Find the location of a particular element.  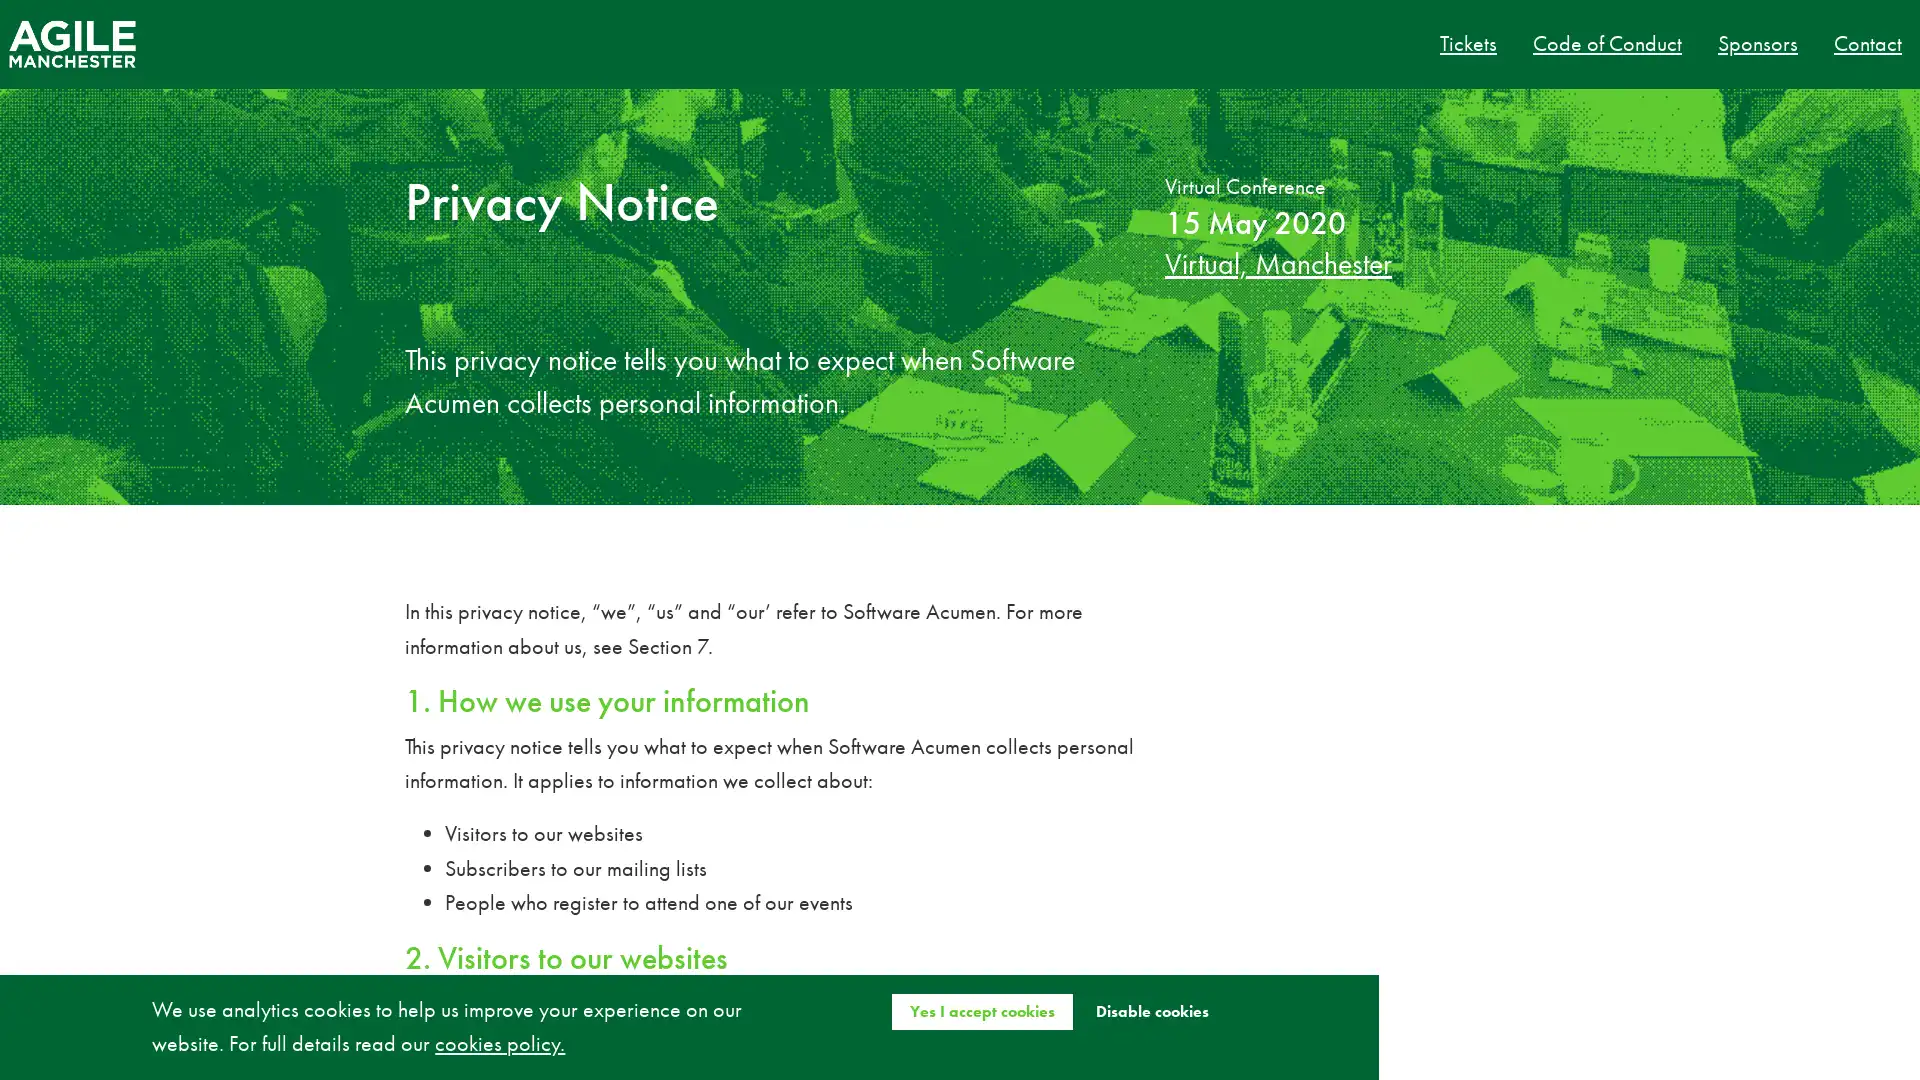

Yes I accept cookies is located at coordinates (981, 1010).